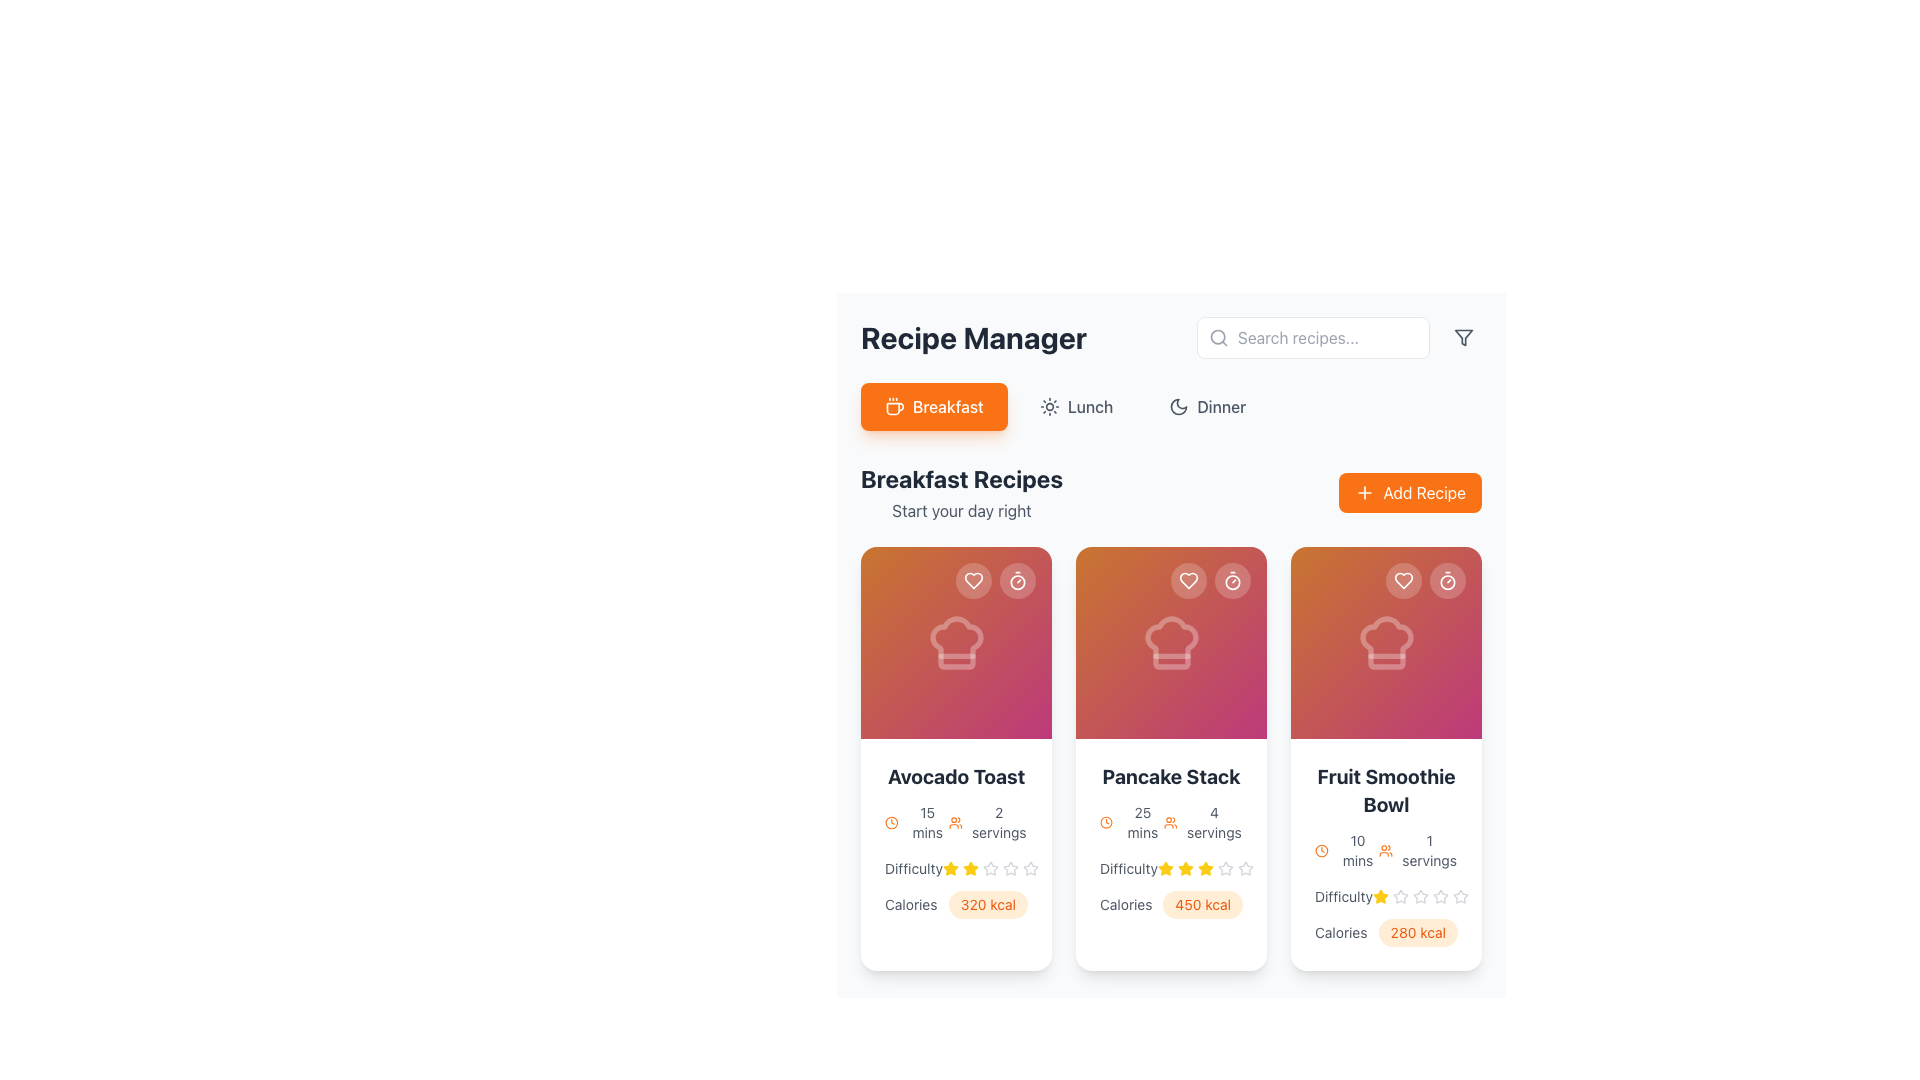 This screenshot has height=1080, width=1920. I want to click on text element indicating the serving size located in the bottom section of the 'Pancake Stack' card, positioned in the middle column below the cooking time information, so click(1202, 822).